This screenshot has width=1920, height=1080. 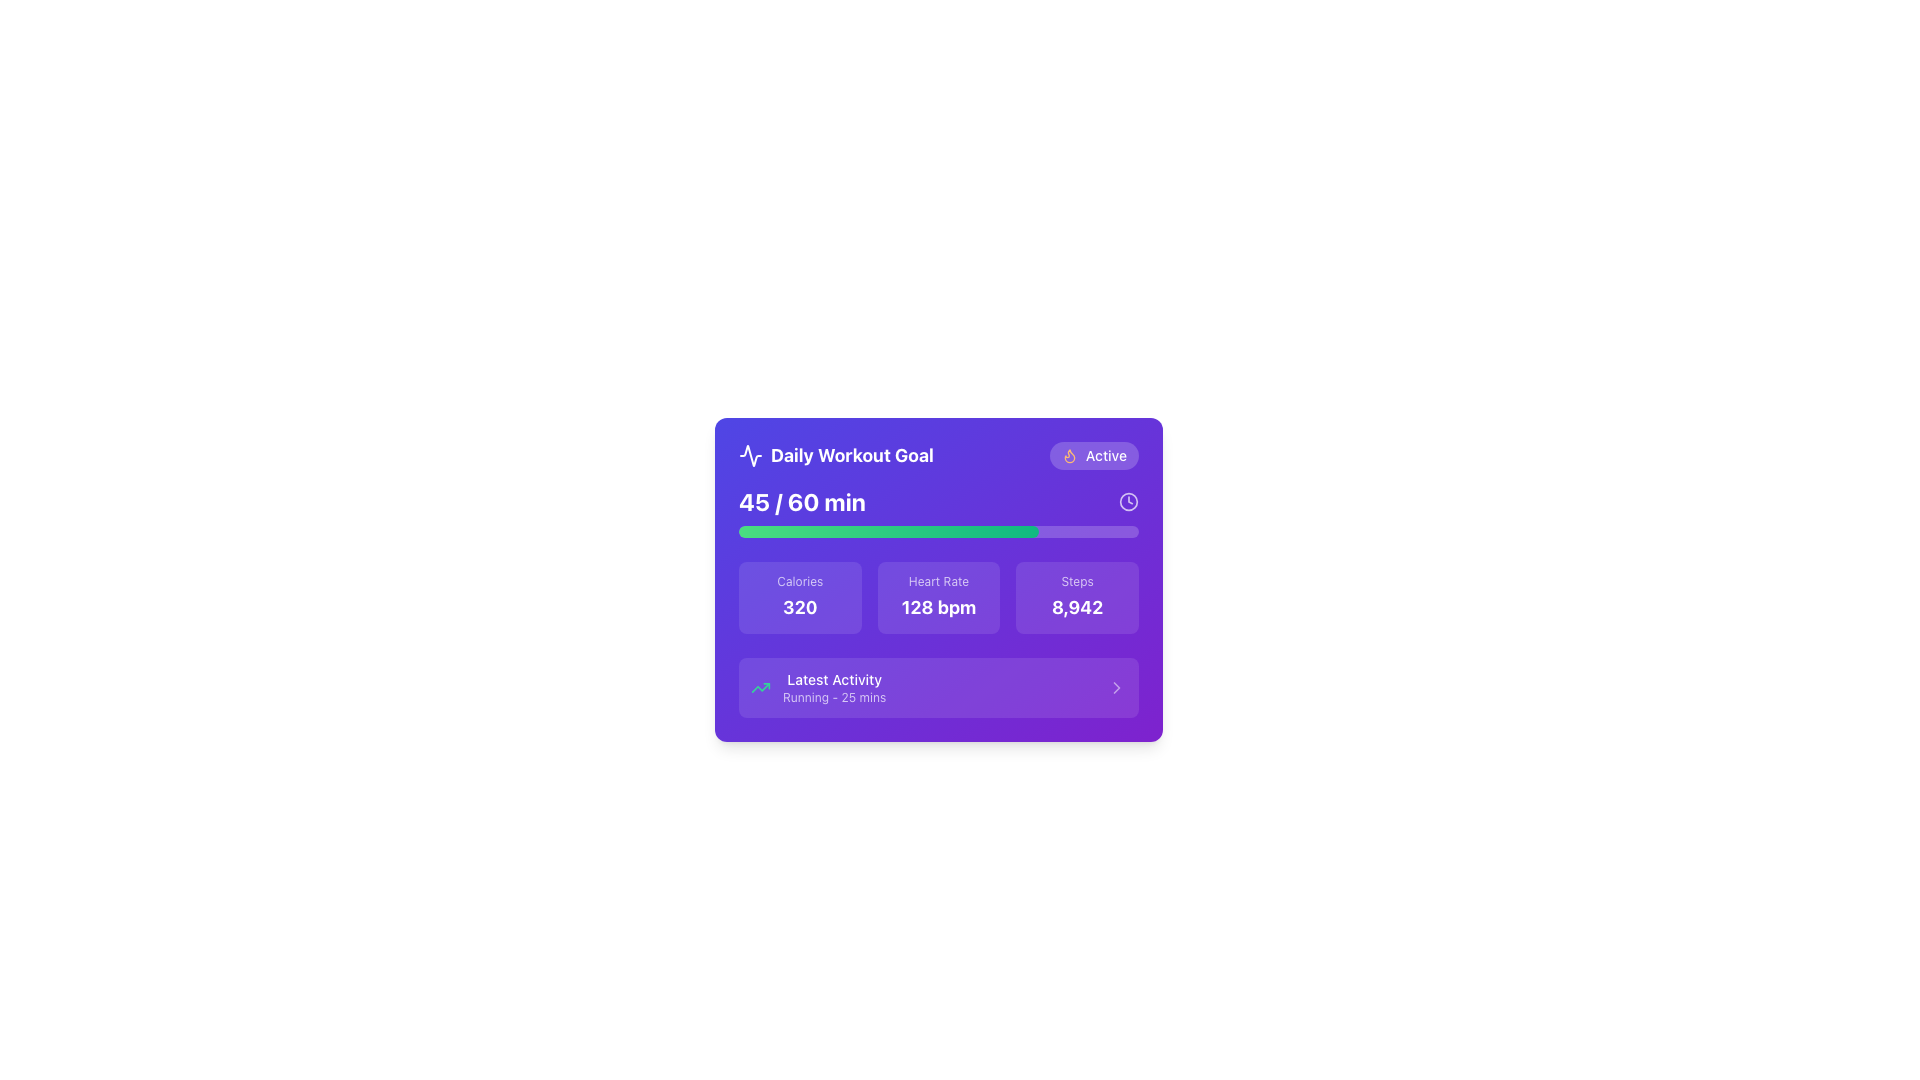 What do you see at coordinates (938, 607) in the screenshot?
I see `bold white text displaying '128 bpm' located within the 'Heart Rate' card, which is positioned in the middle section at the bottom of the interface` at bounding box center [938, 607].